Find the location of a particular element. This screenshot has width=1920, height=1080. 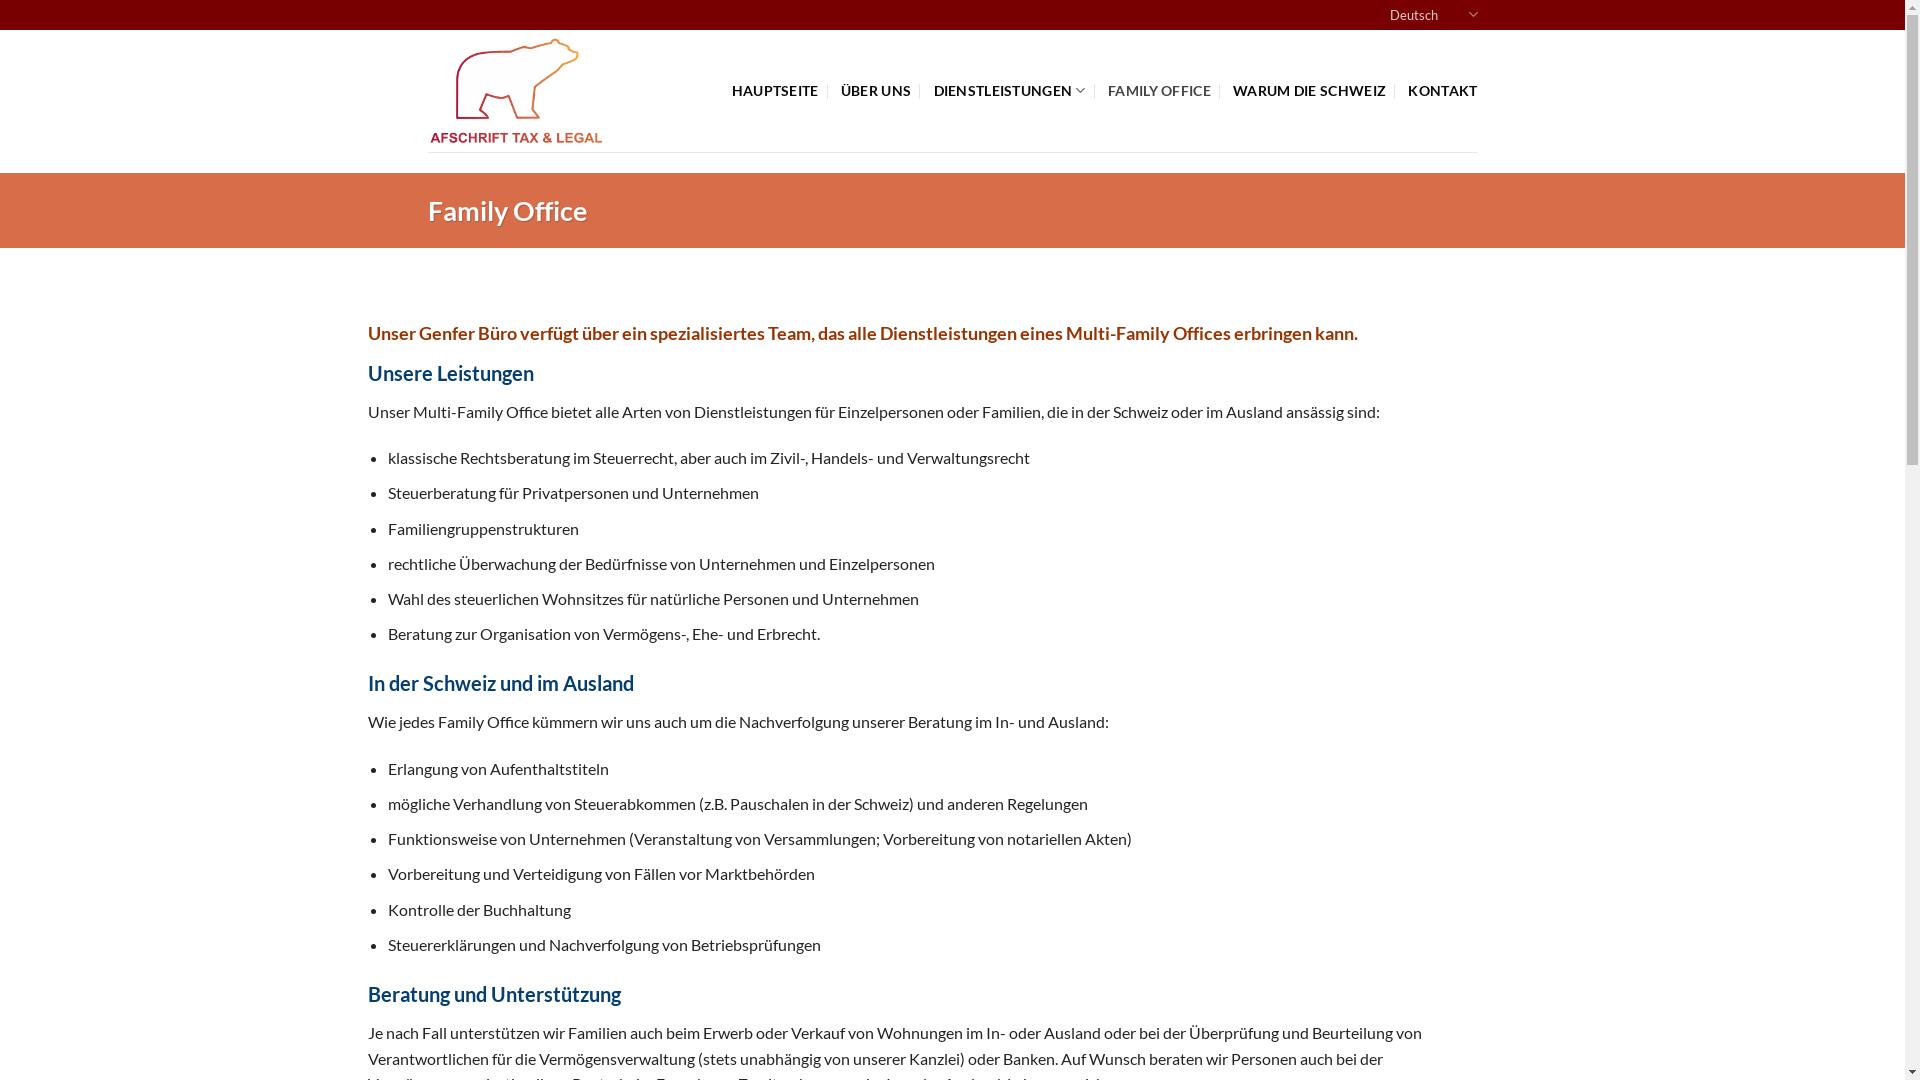

'DIENSTLEISTUNGEN' is located at coordinates (1009, 90).